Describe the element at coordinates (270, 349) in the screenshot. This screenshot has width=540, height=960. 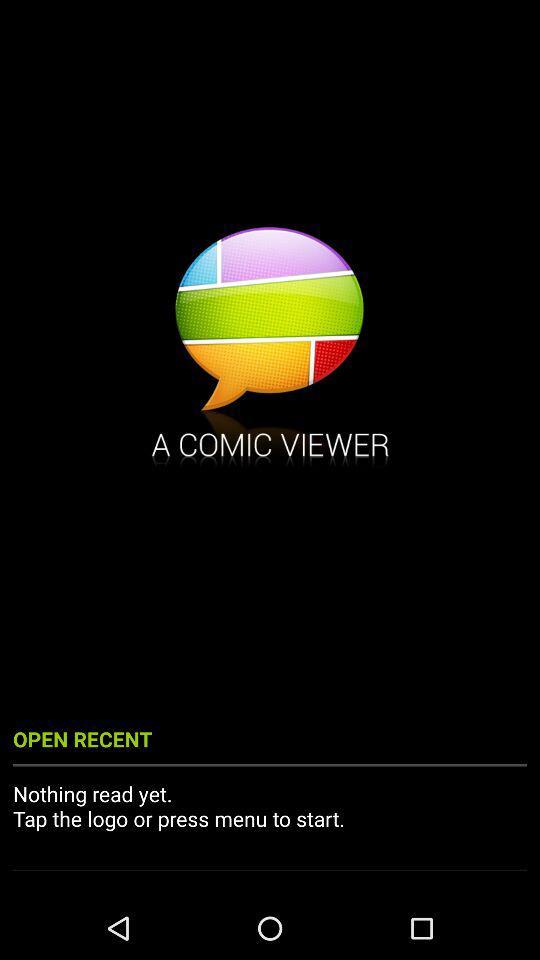
I see `icon at the center` at that location.